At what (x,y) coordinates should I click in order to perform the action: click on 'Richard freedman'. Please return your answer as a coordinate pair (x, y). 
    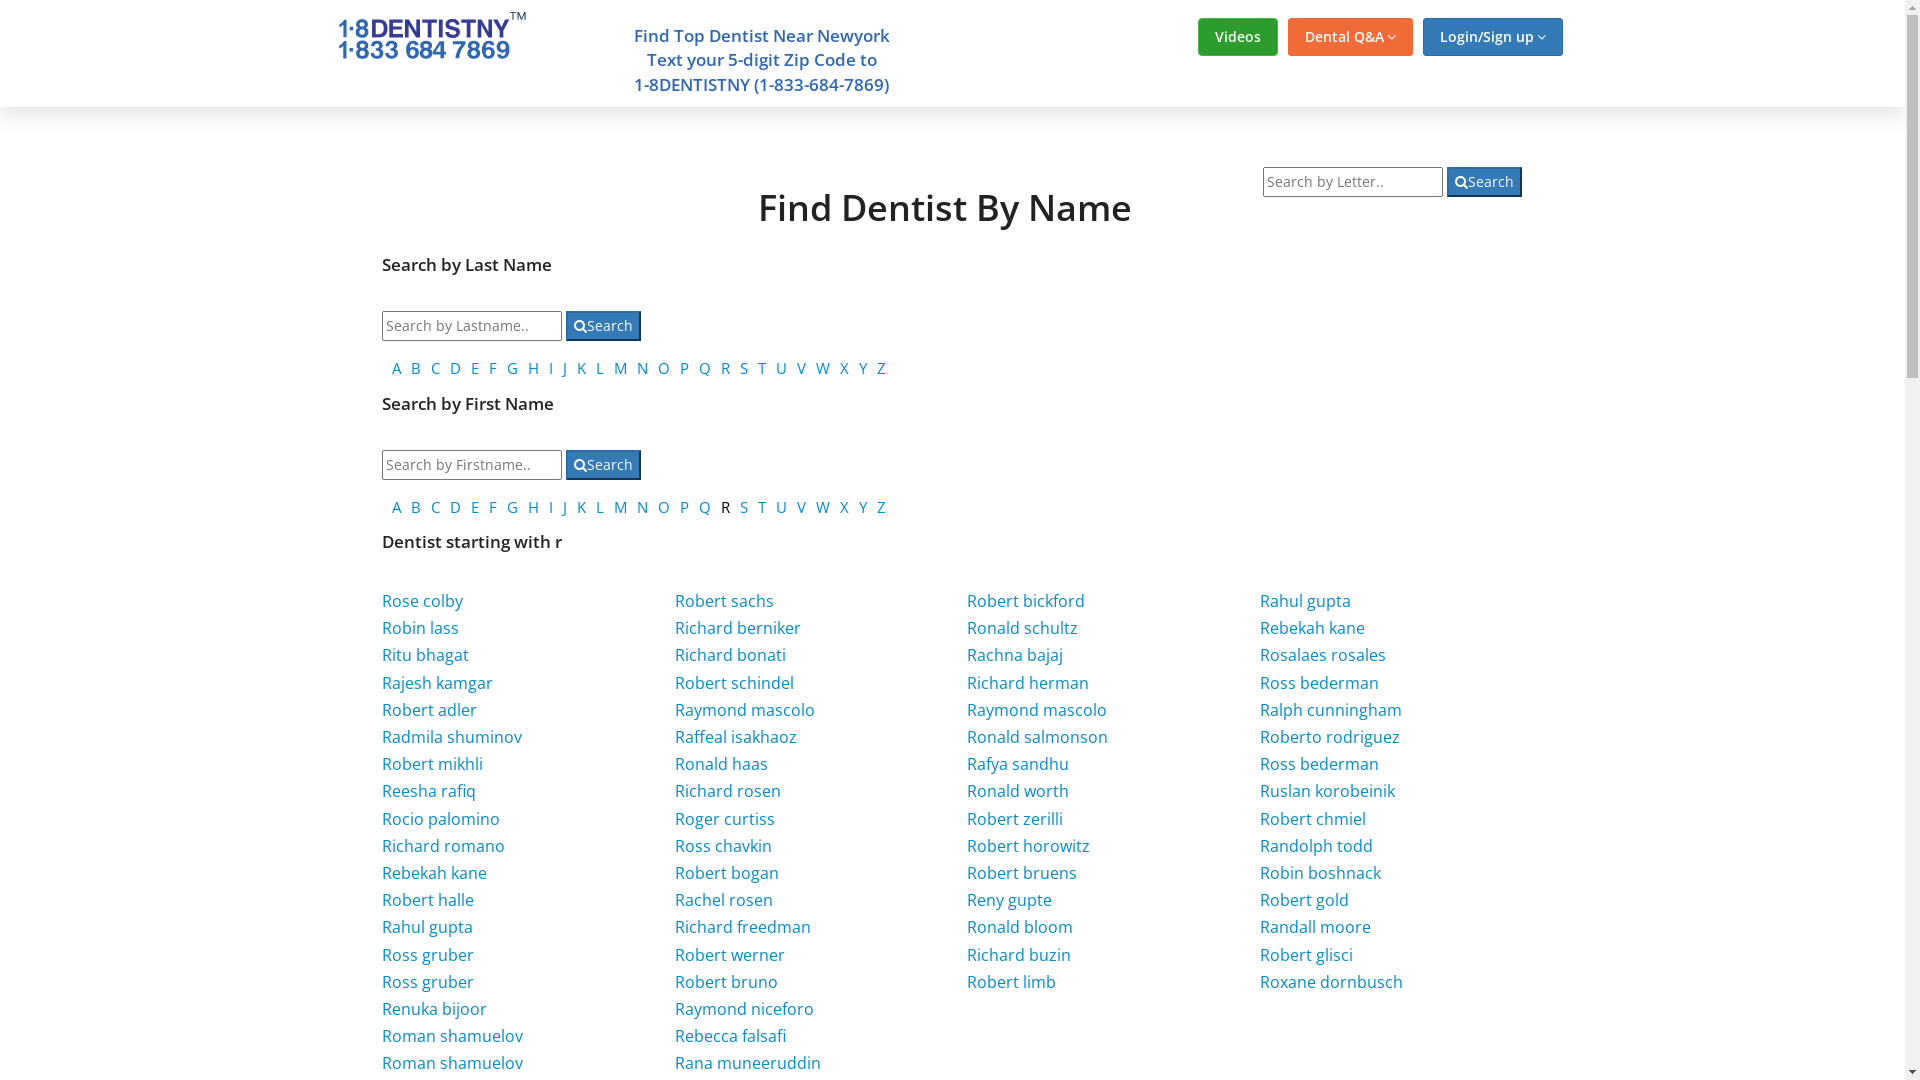
    Looking at the image, I should click on (742, 926).